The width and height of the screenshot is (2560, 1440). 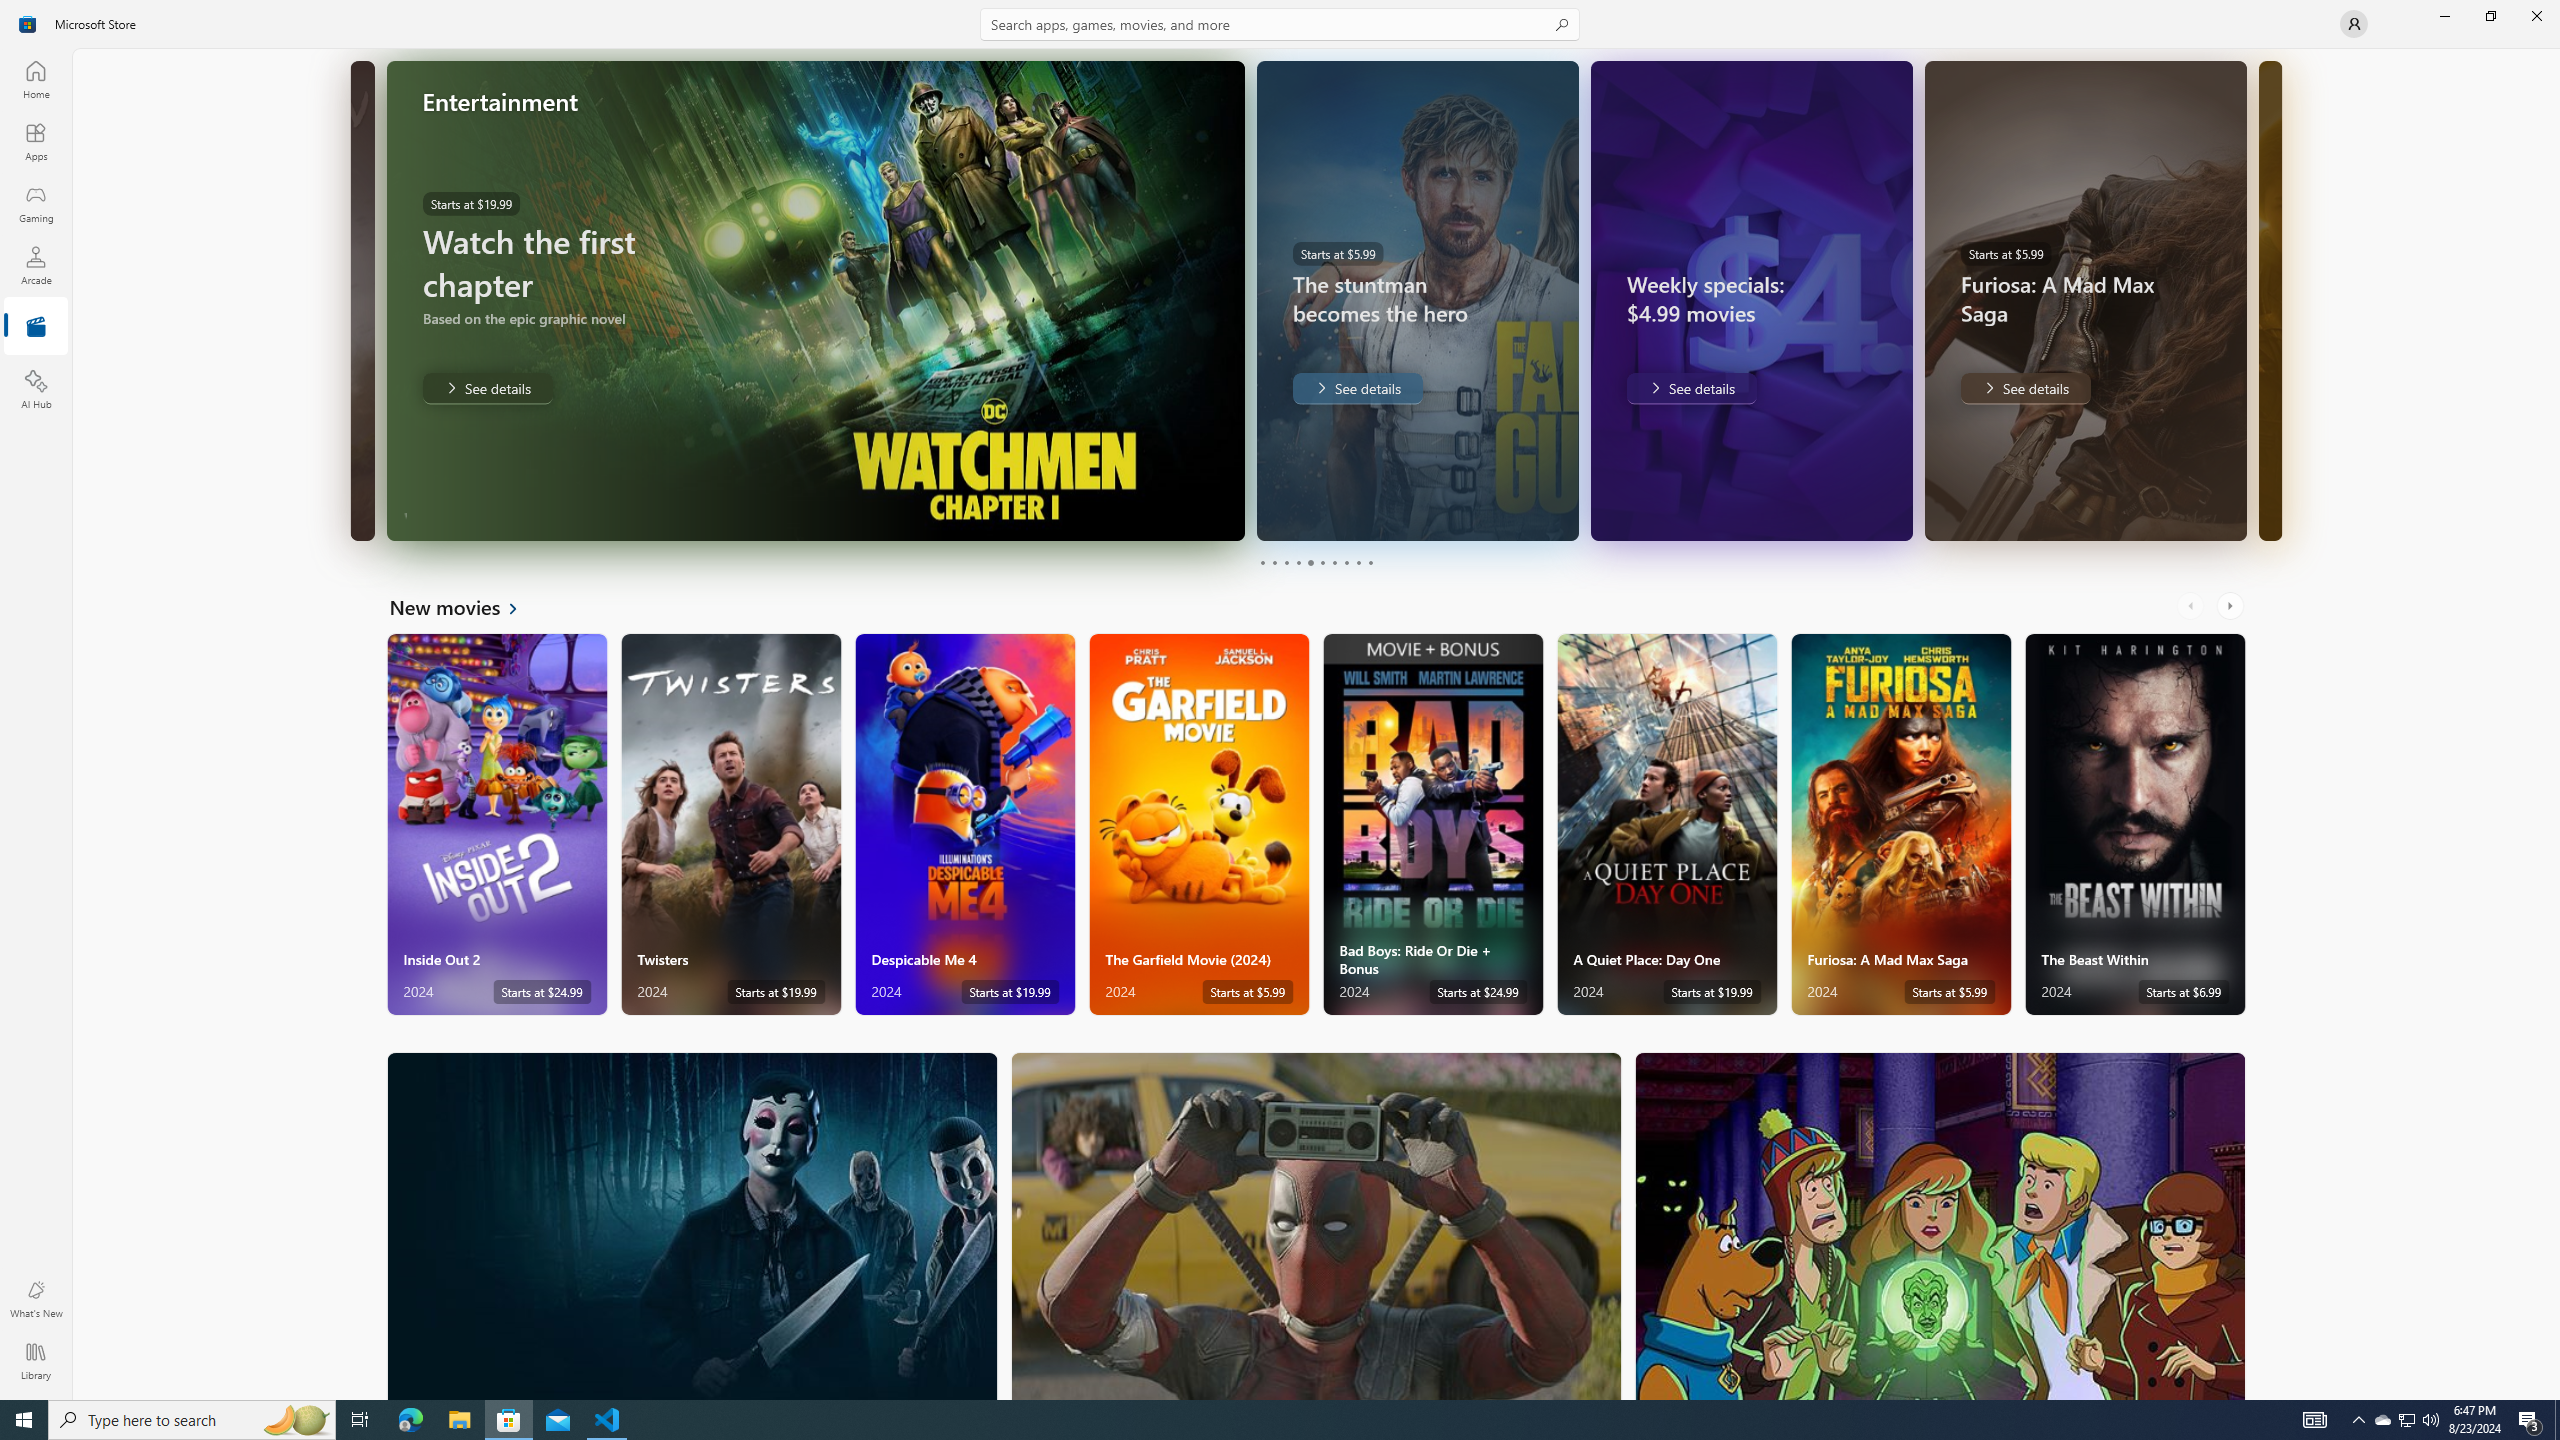 I want to click on 'Page 10', so click(x=1369, y=562).